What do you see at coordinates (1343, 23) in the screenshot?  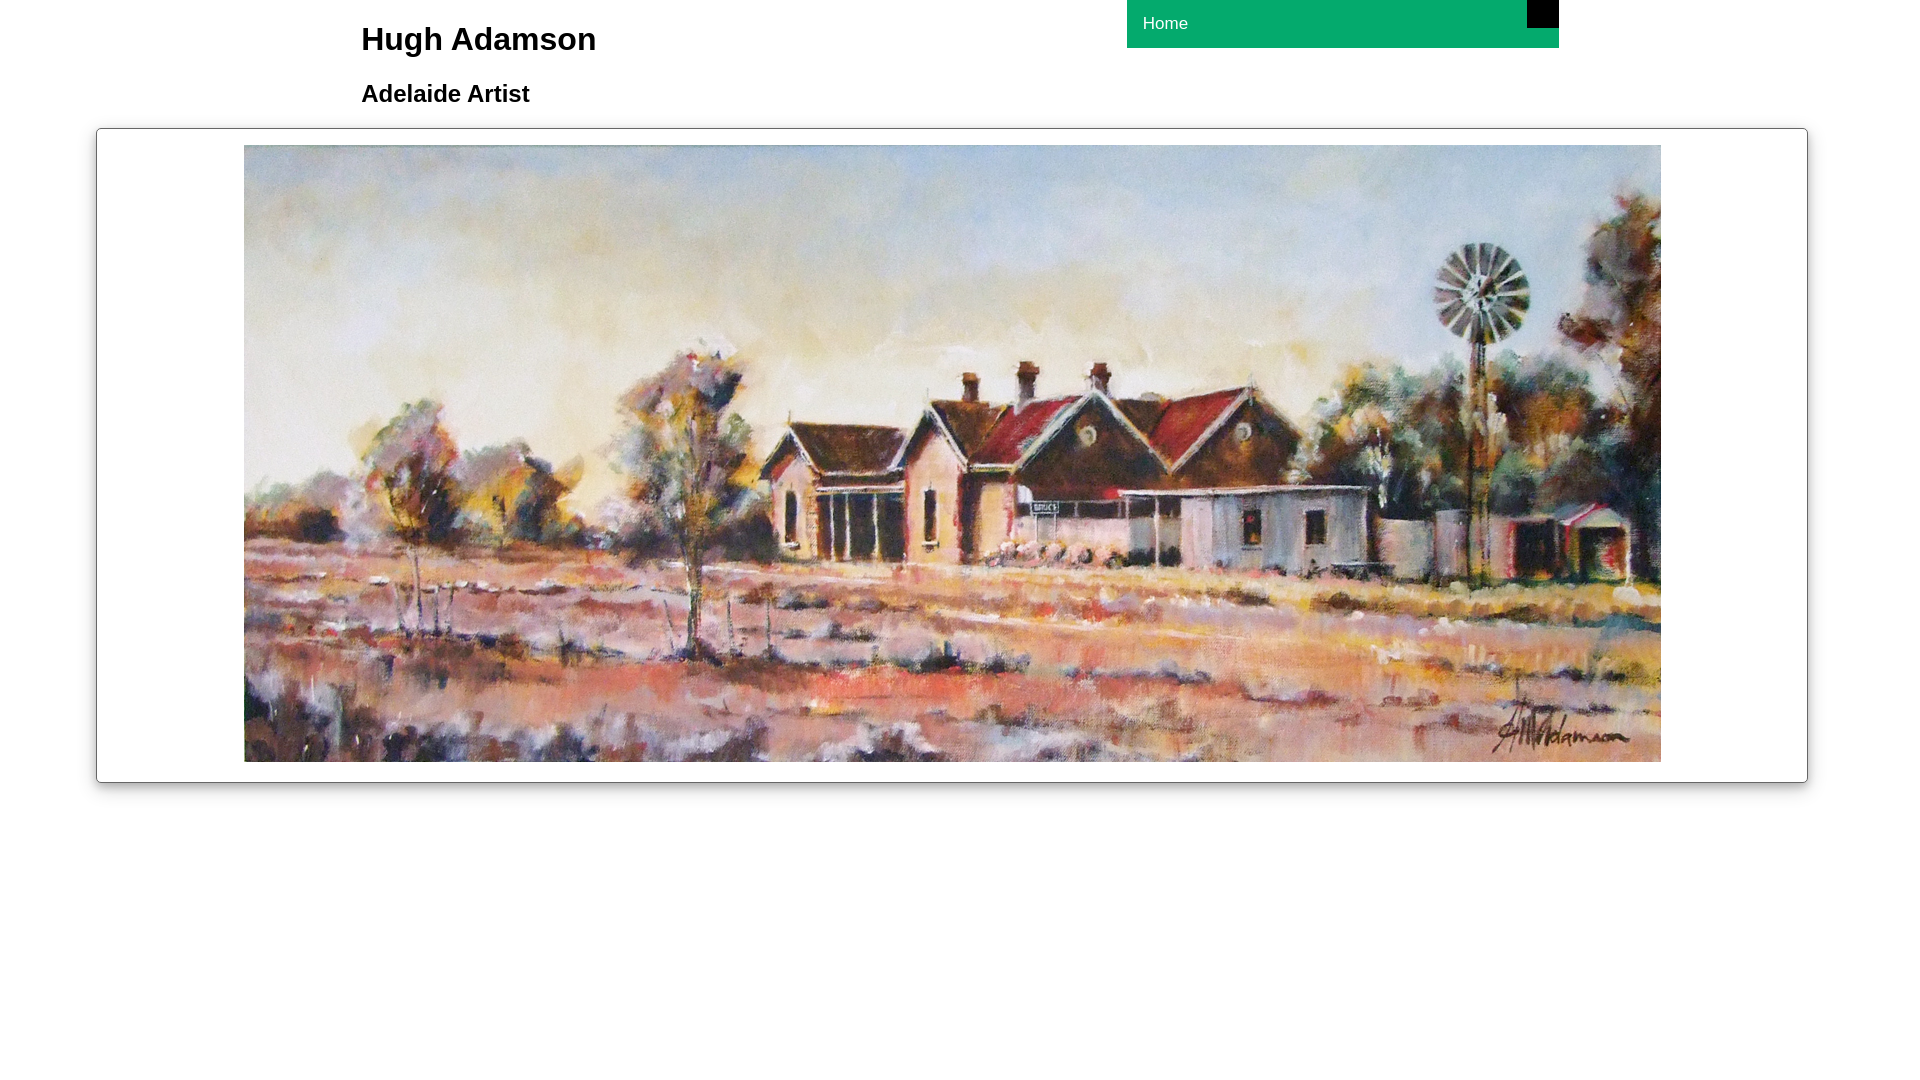 I see `'Home'` at bounding box center [1343, 23].